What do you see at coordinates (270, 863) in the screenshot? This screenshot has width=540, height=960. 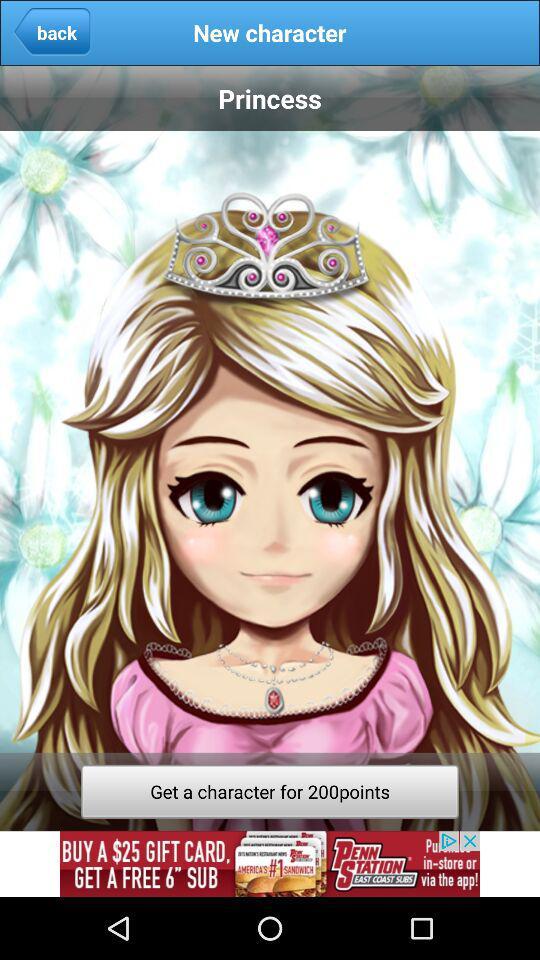 I see `click on advertisement below` at bounding box center [270, 863].